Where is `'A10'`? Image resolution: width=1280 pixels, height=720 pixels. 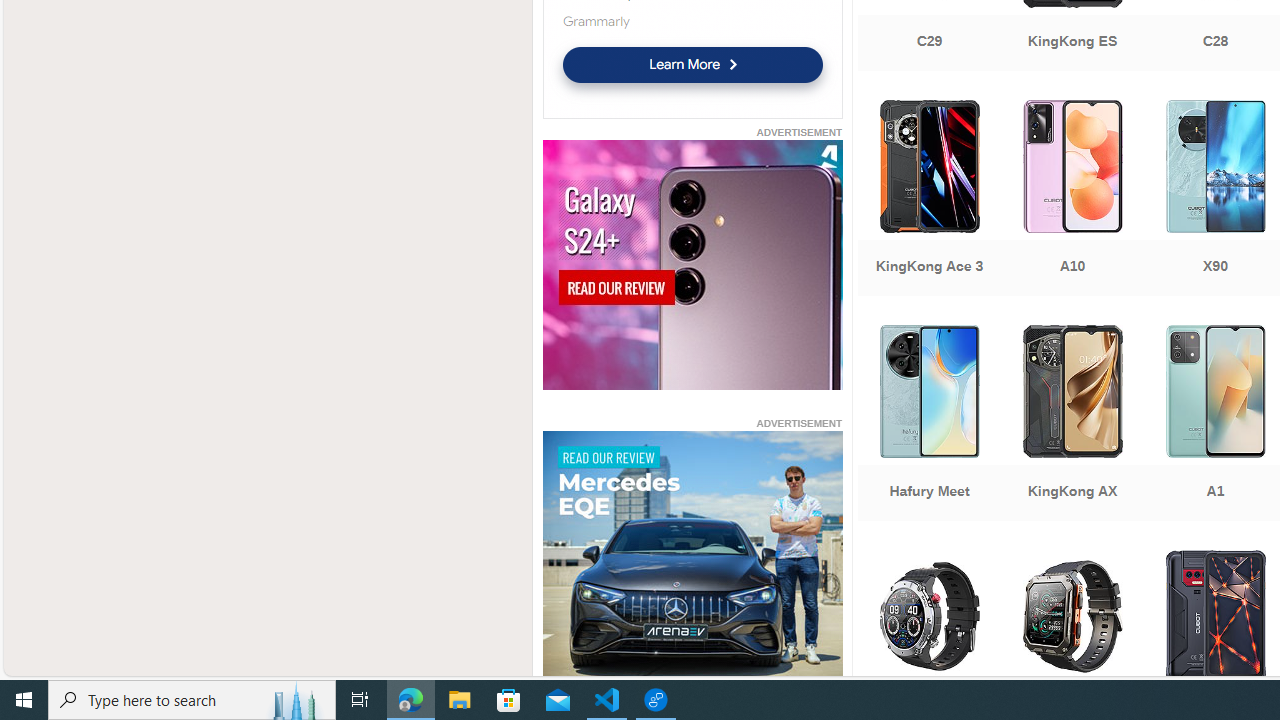
'A10' is located at coordinates (1071, 200).